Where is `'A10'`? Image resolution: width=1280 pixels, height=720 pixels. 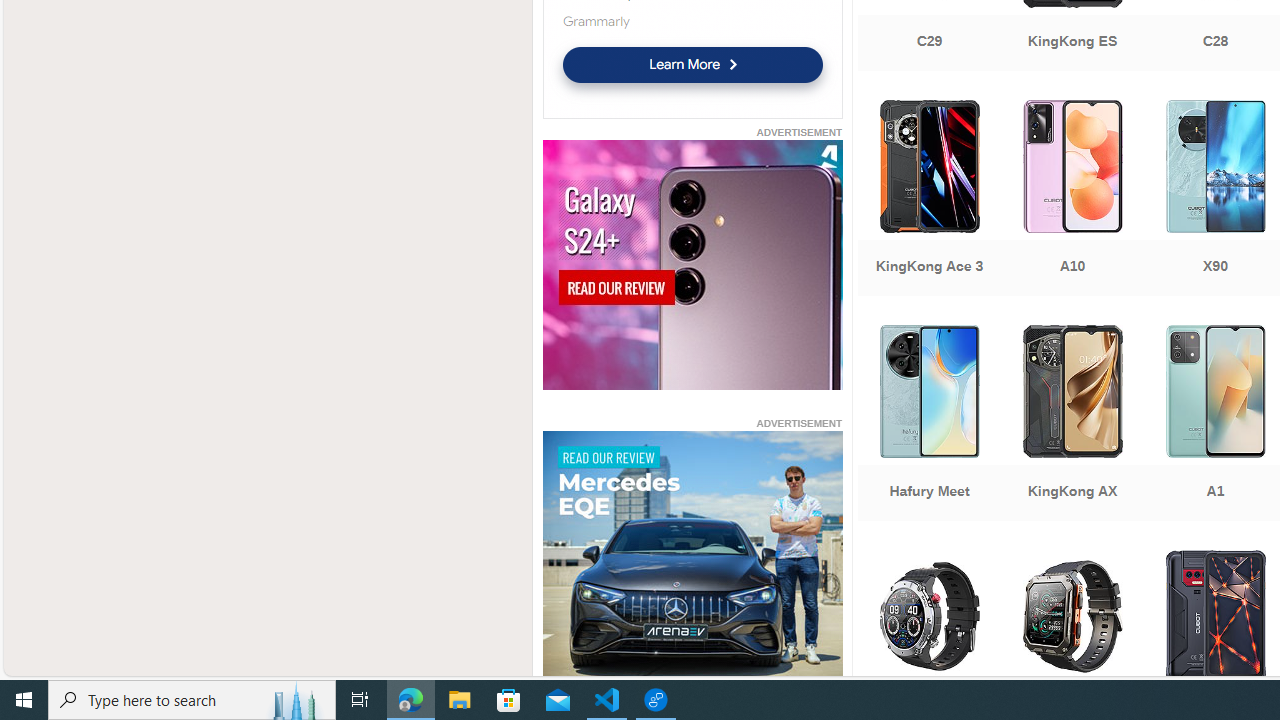
'A10' is located at coordinates (1071, 200).